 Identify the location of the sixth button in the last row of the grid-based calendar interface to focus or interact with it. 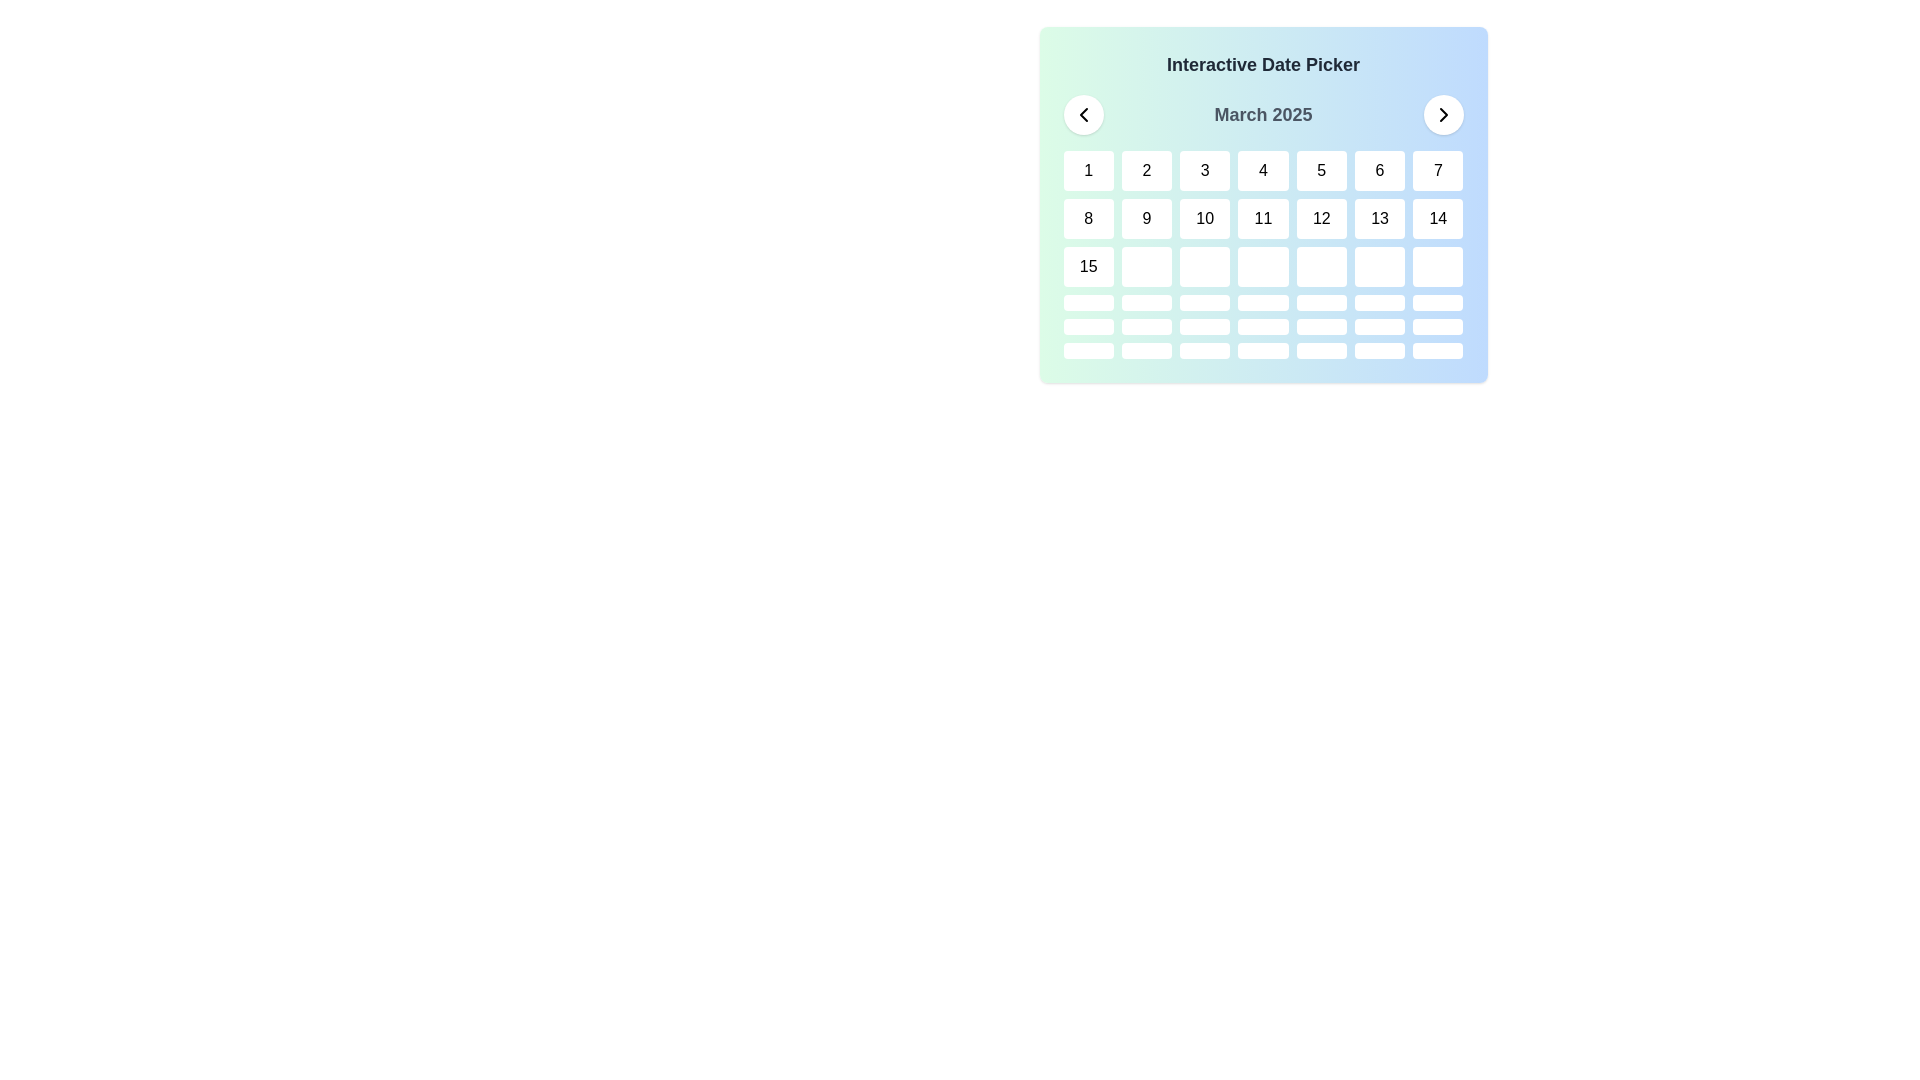
(1379, 350).